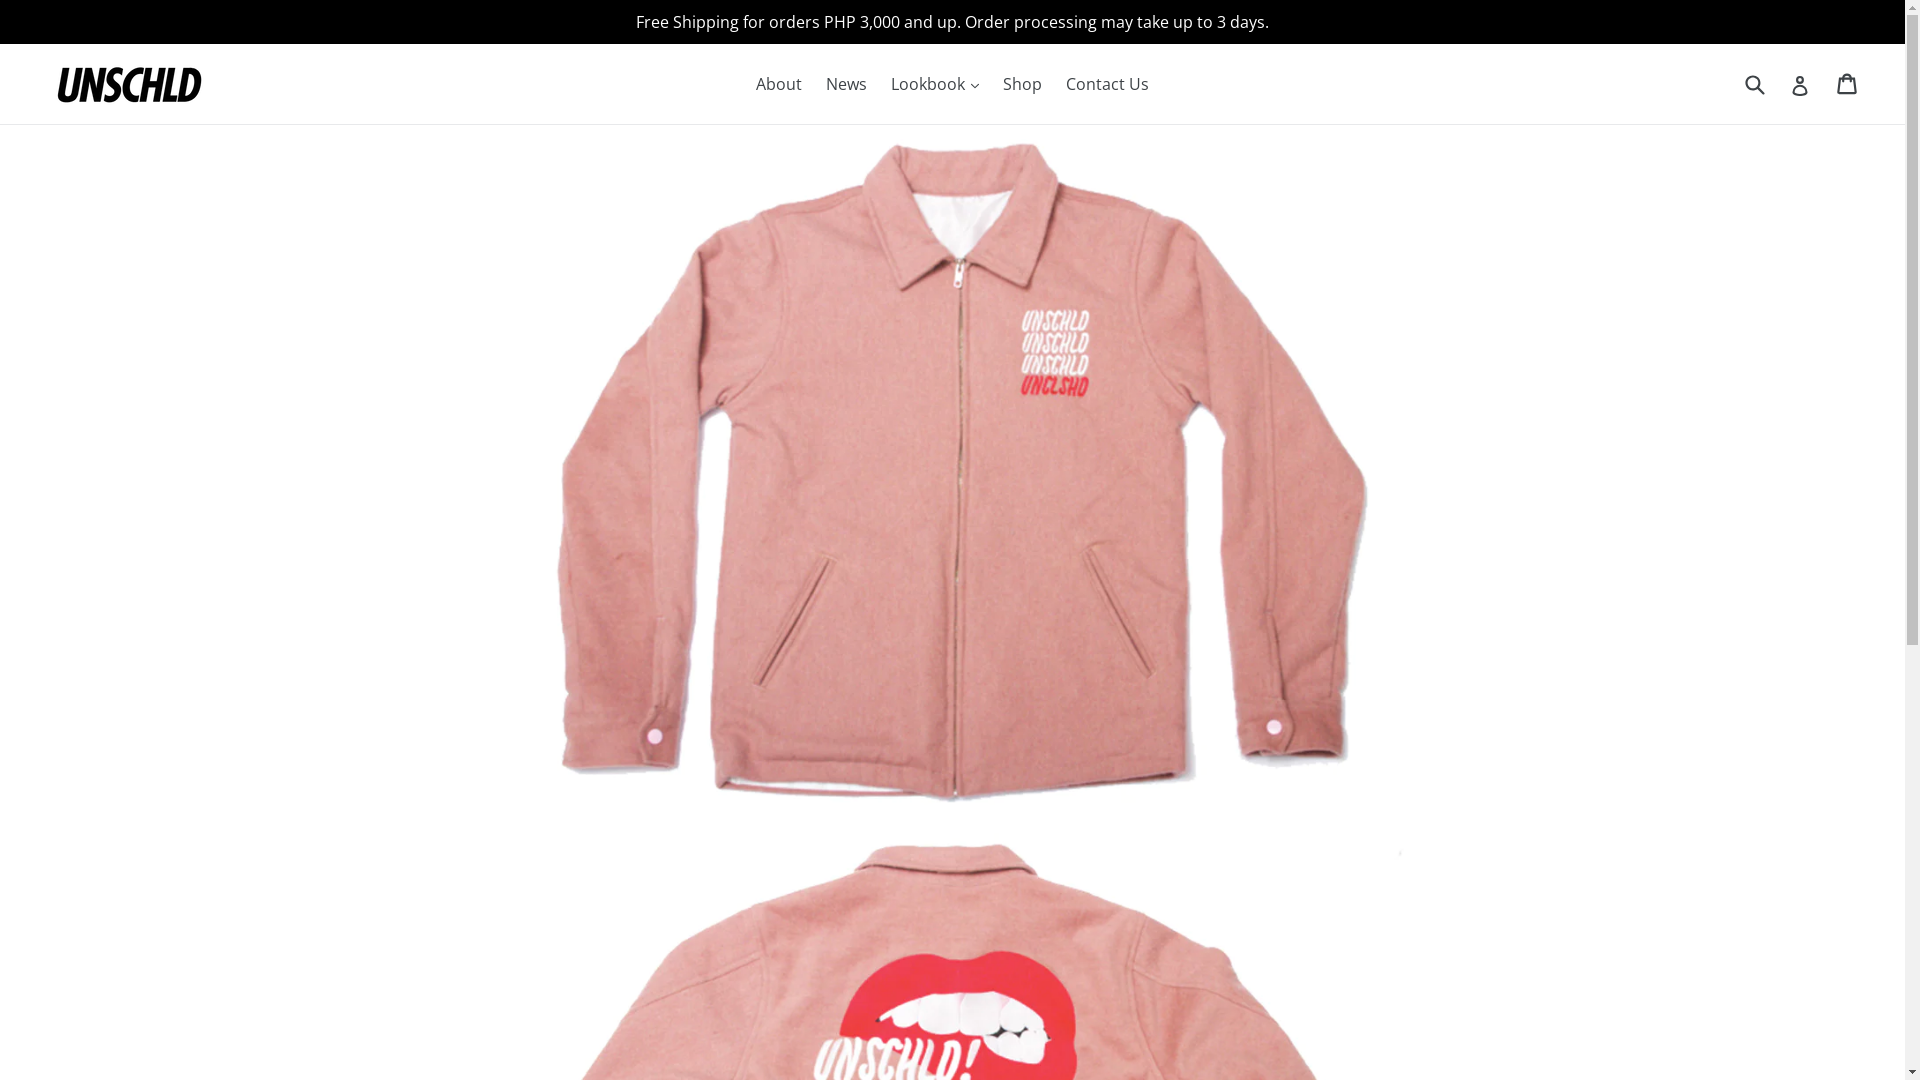  What do you see at coordinates (777, 83) in the screenshot?
I see `'About'` at bounding box center [777, 83].